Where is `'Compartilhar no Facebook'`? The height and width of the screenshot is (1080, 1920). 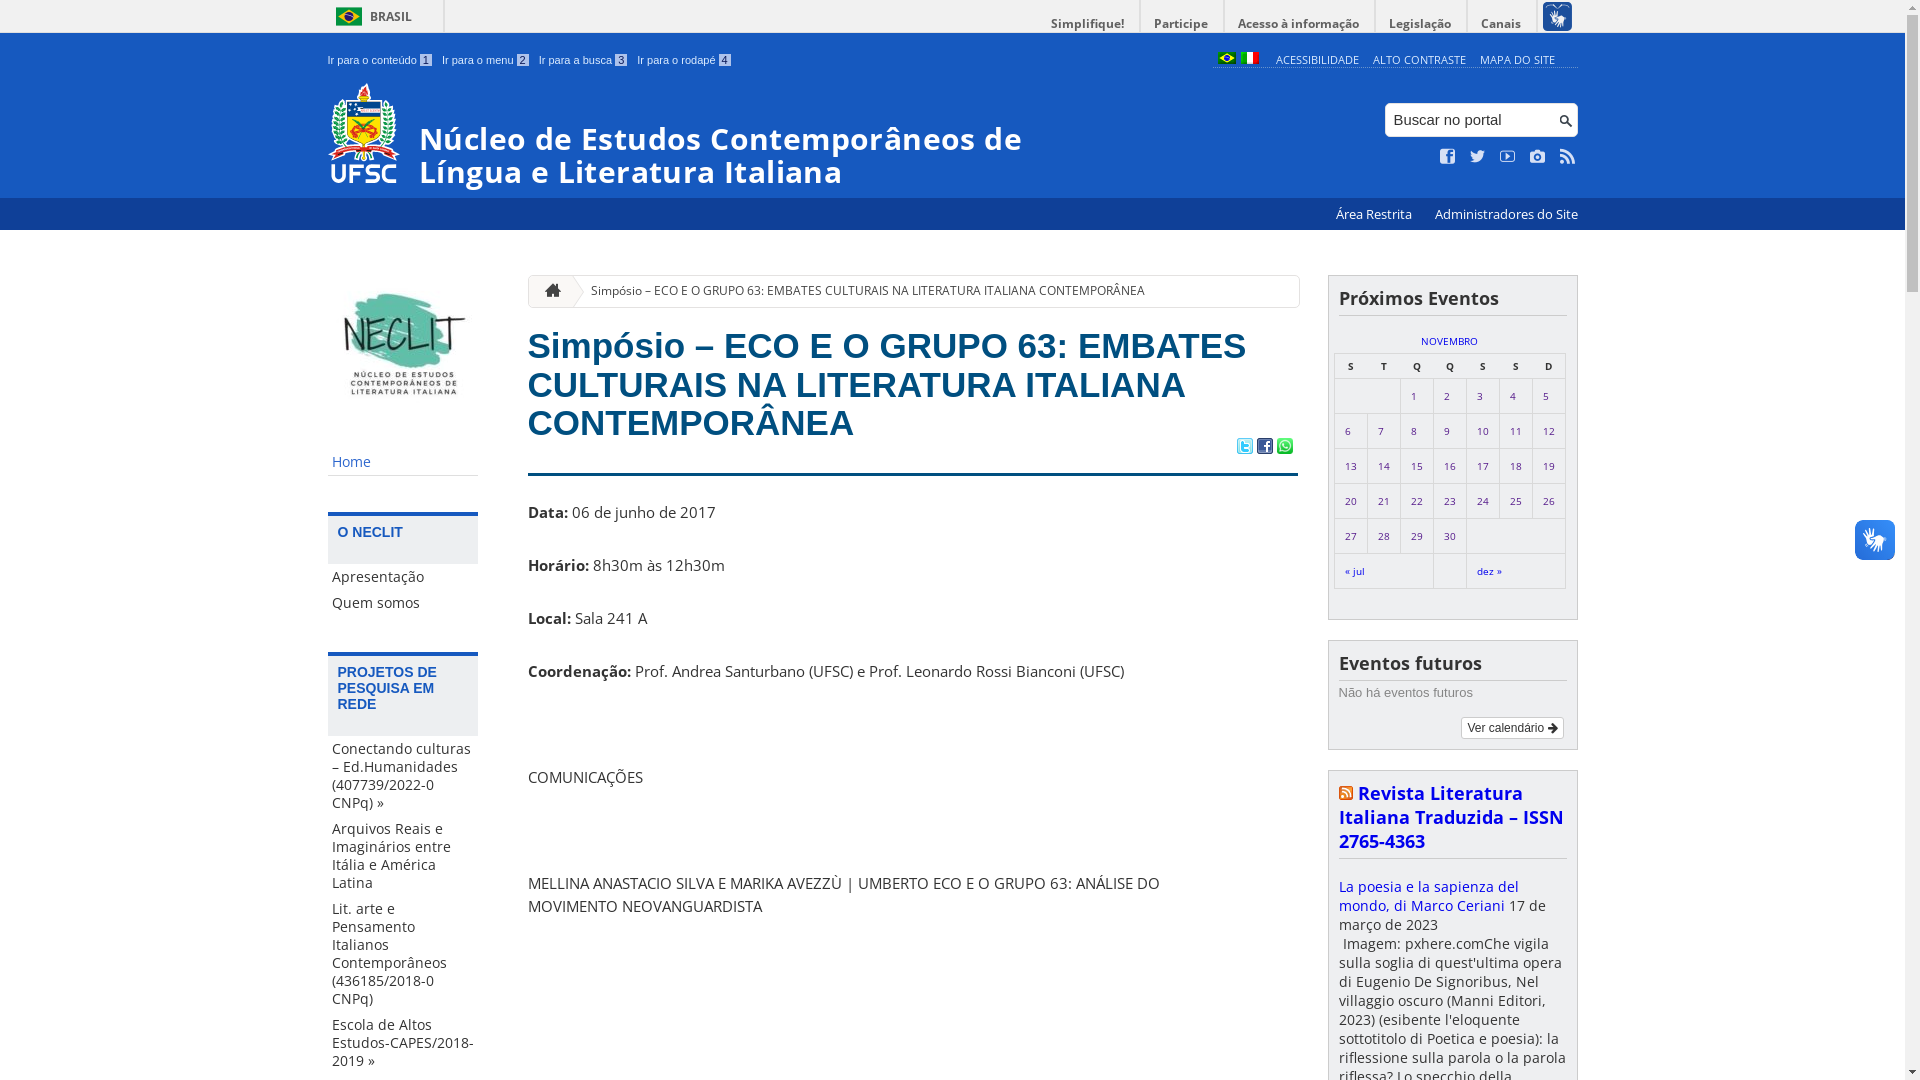
'Compartilhar no Facebook' is located at coordinates (1262, 446).